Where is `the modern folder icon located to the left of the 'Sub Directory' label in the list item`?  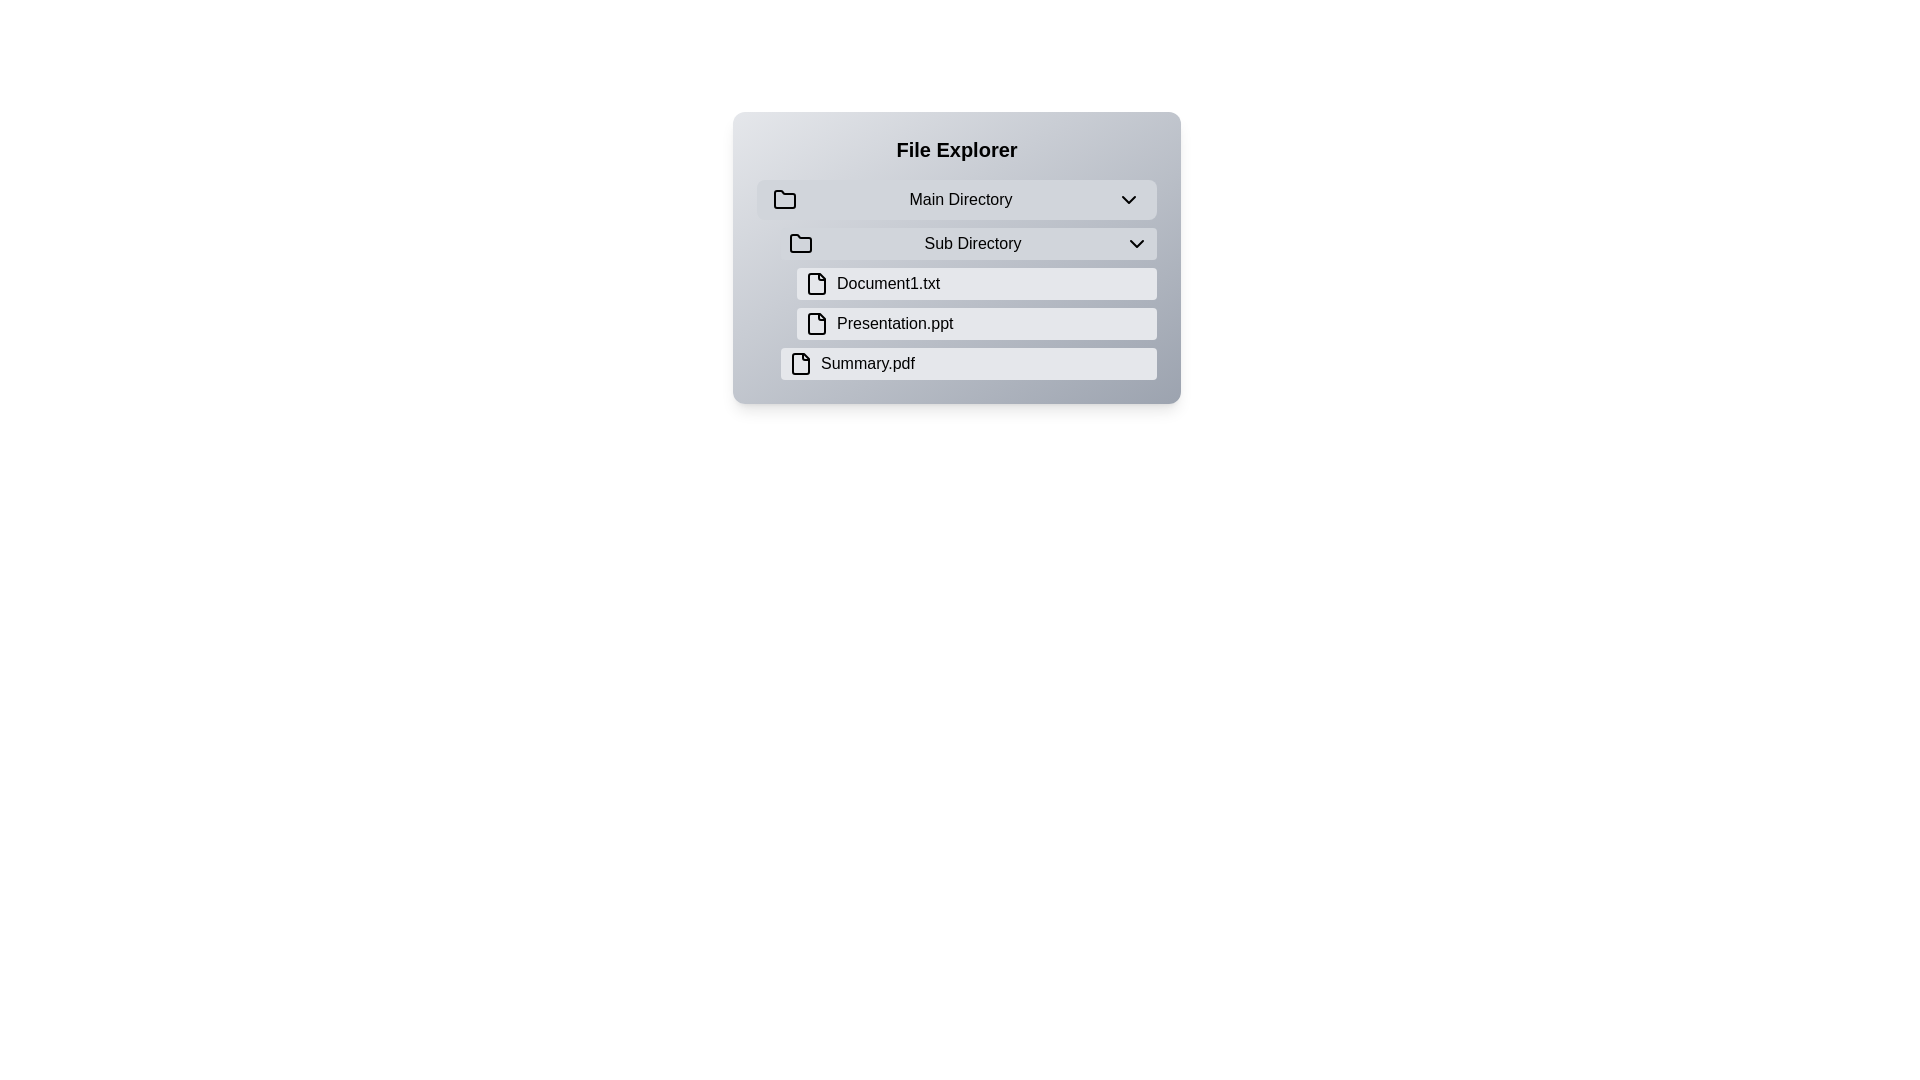 the modern folder icon located to the left of the 'Sub Directory' label in the list item is located at coordinates (801, 242).